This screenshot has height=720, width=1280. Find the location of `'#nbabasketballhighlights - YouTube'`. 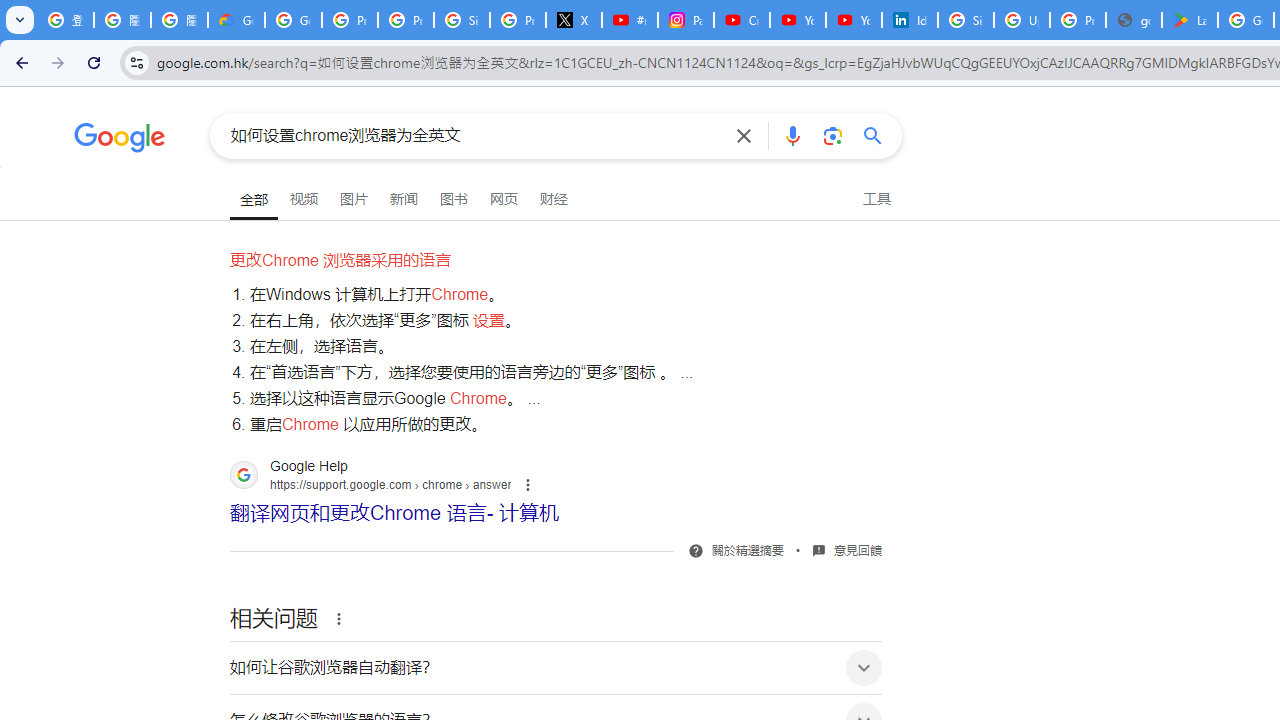

'#nbabasketballhighlights - YouTube' is located at coordinates (628, 20).